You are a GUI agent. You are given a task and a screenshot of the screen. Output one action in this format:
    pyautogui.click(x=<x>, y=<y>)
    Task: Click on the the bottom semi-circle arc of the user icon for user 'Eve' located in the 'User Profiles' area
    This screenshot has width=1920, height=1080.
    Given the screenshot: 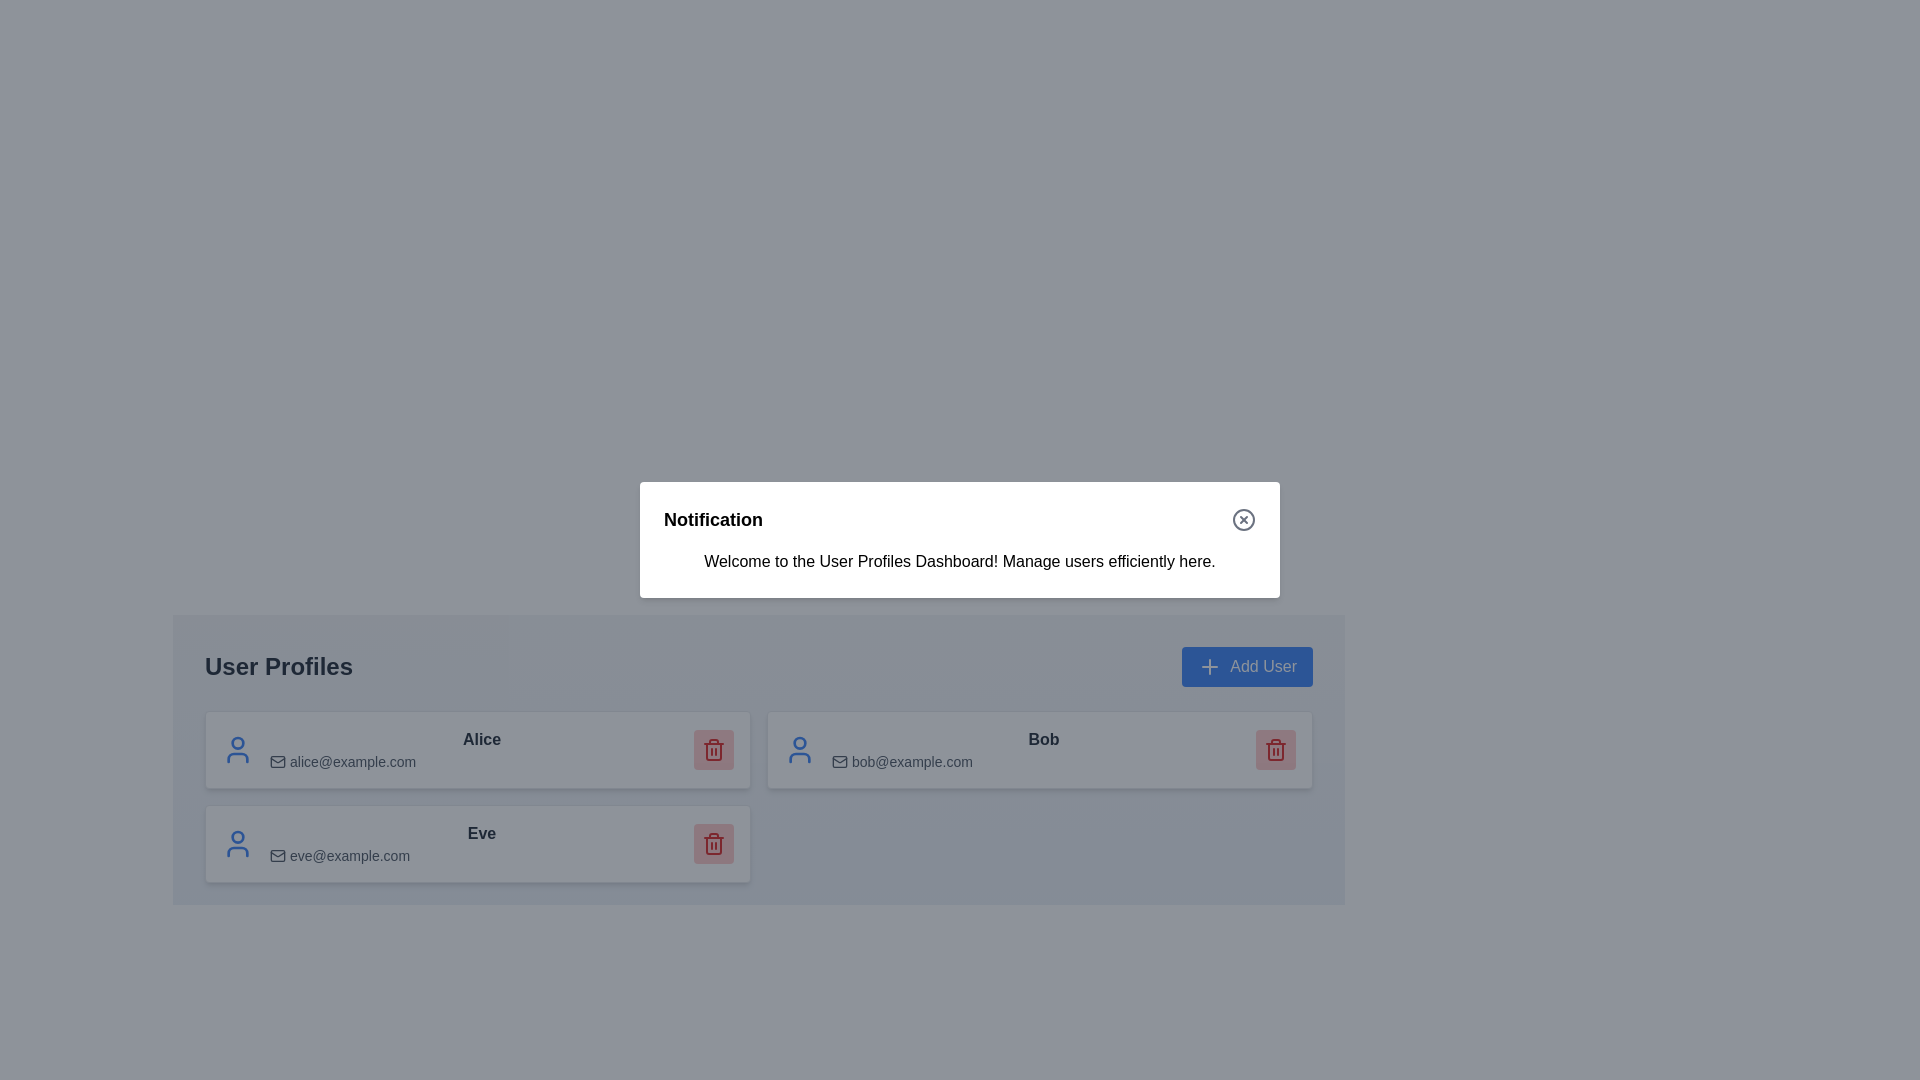 What is the action you would take?
    pyautogui.click(x=238, y=852)
    